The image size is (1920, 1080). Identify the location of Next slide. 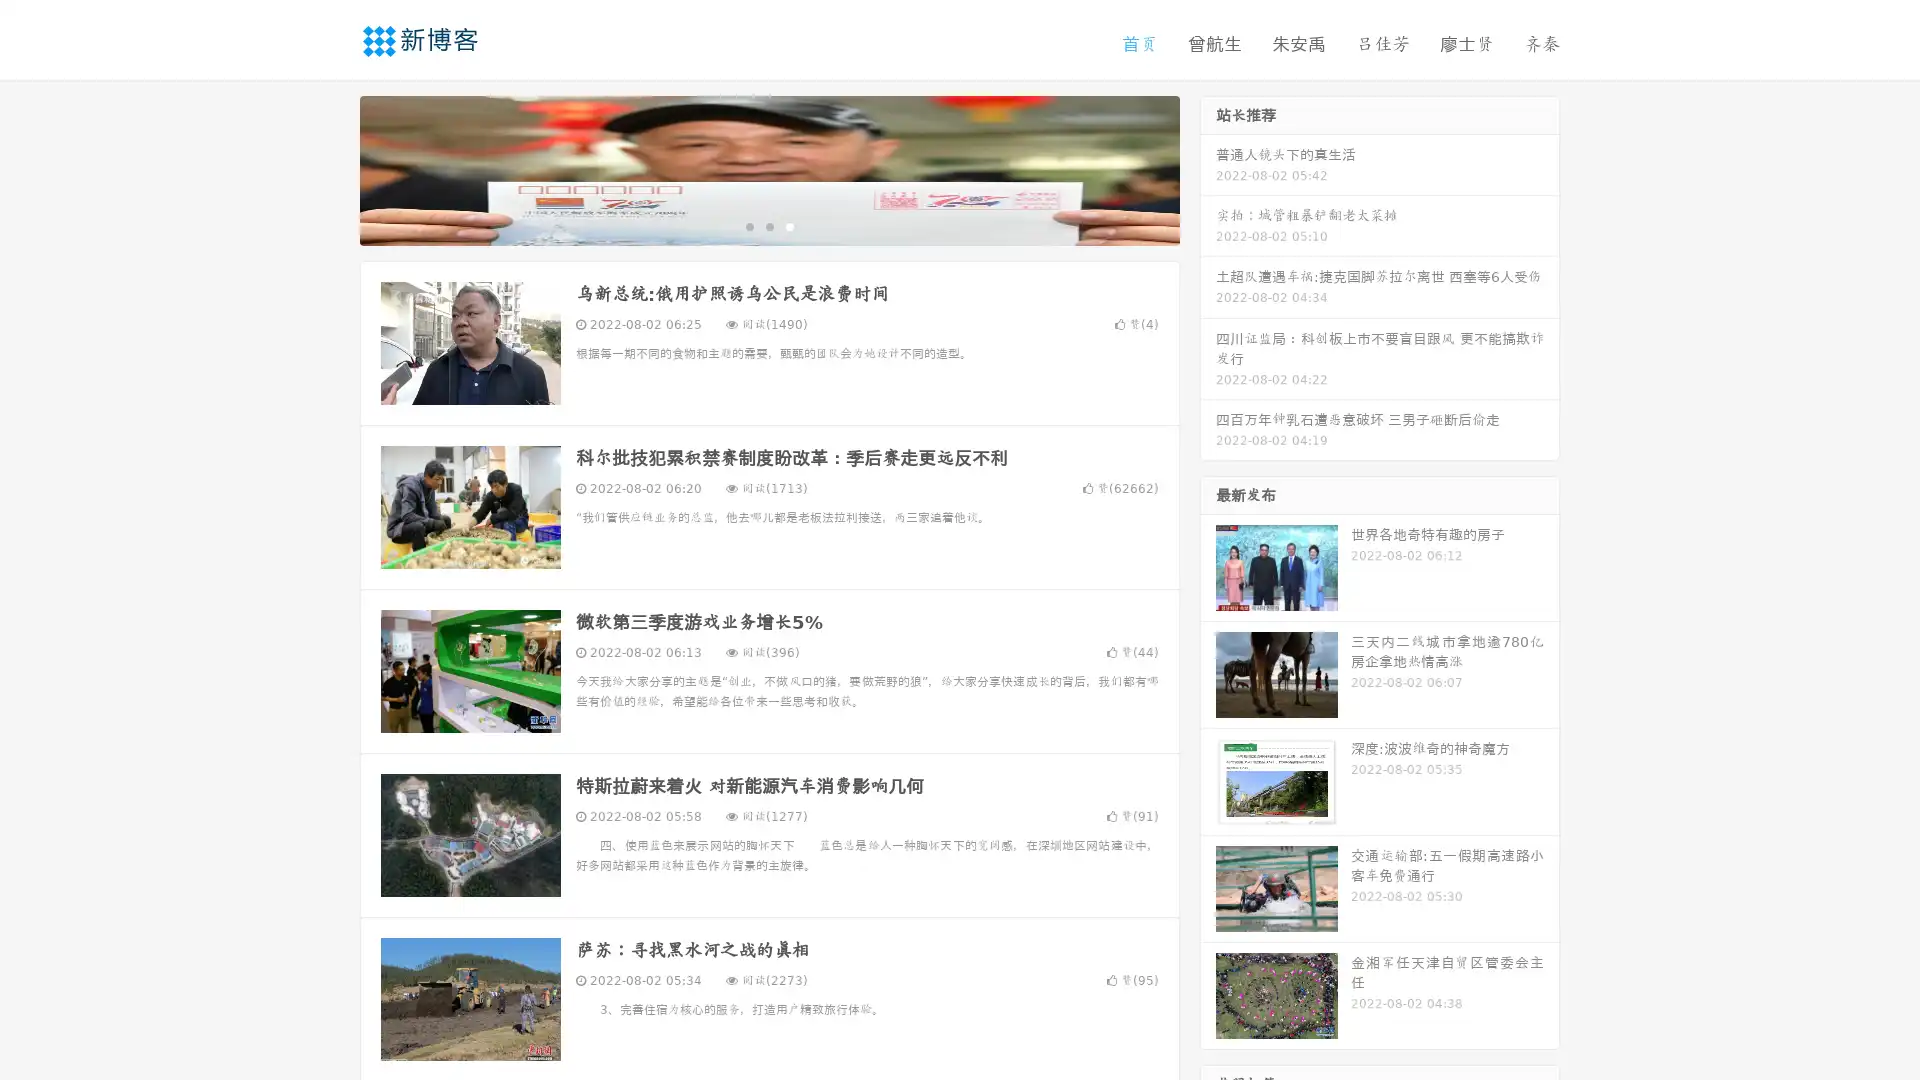
(1208, 168).